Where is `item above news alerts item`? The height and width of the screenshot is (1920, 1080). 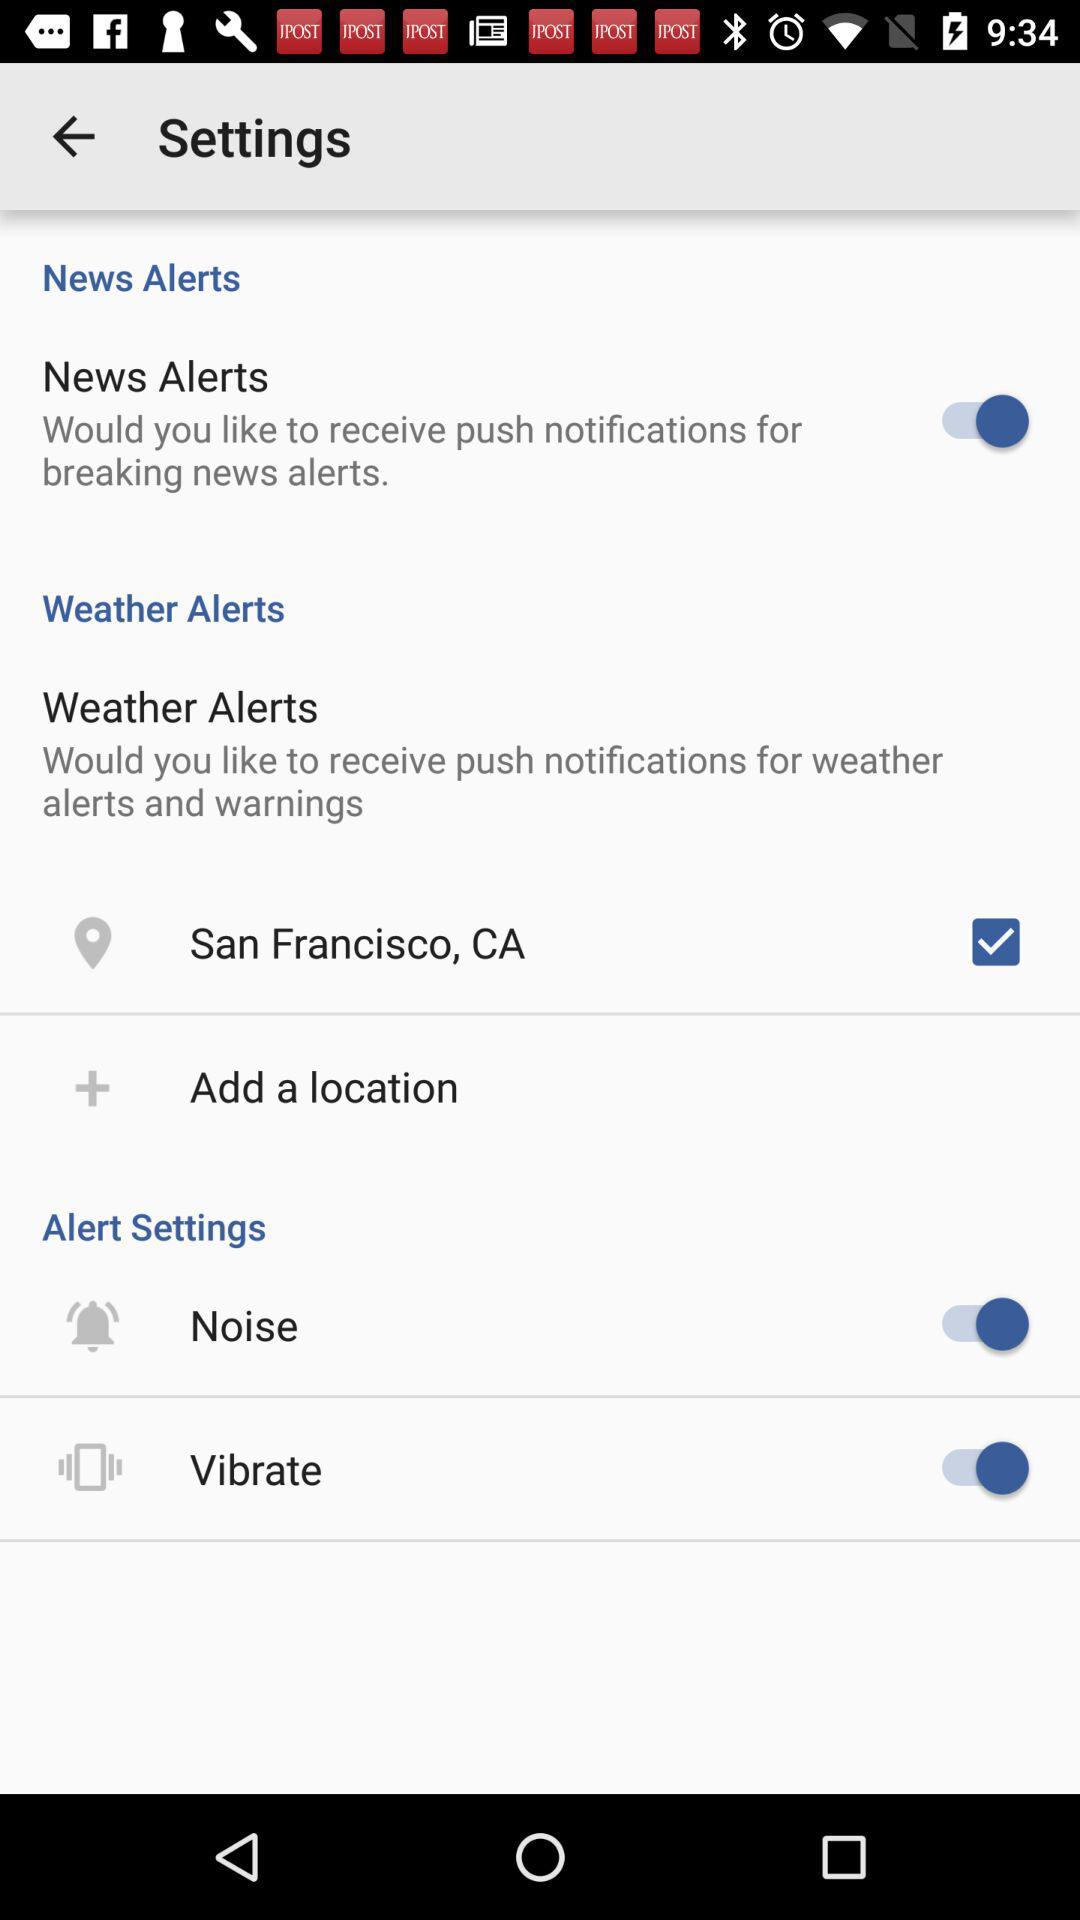 item above news alerts item is located at coordinates (72, 135).